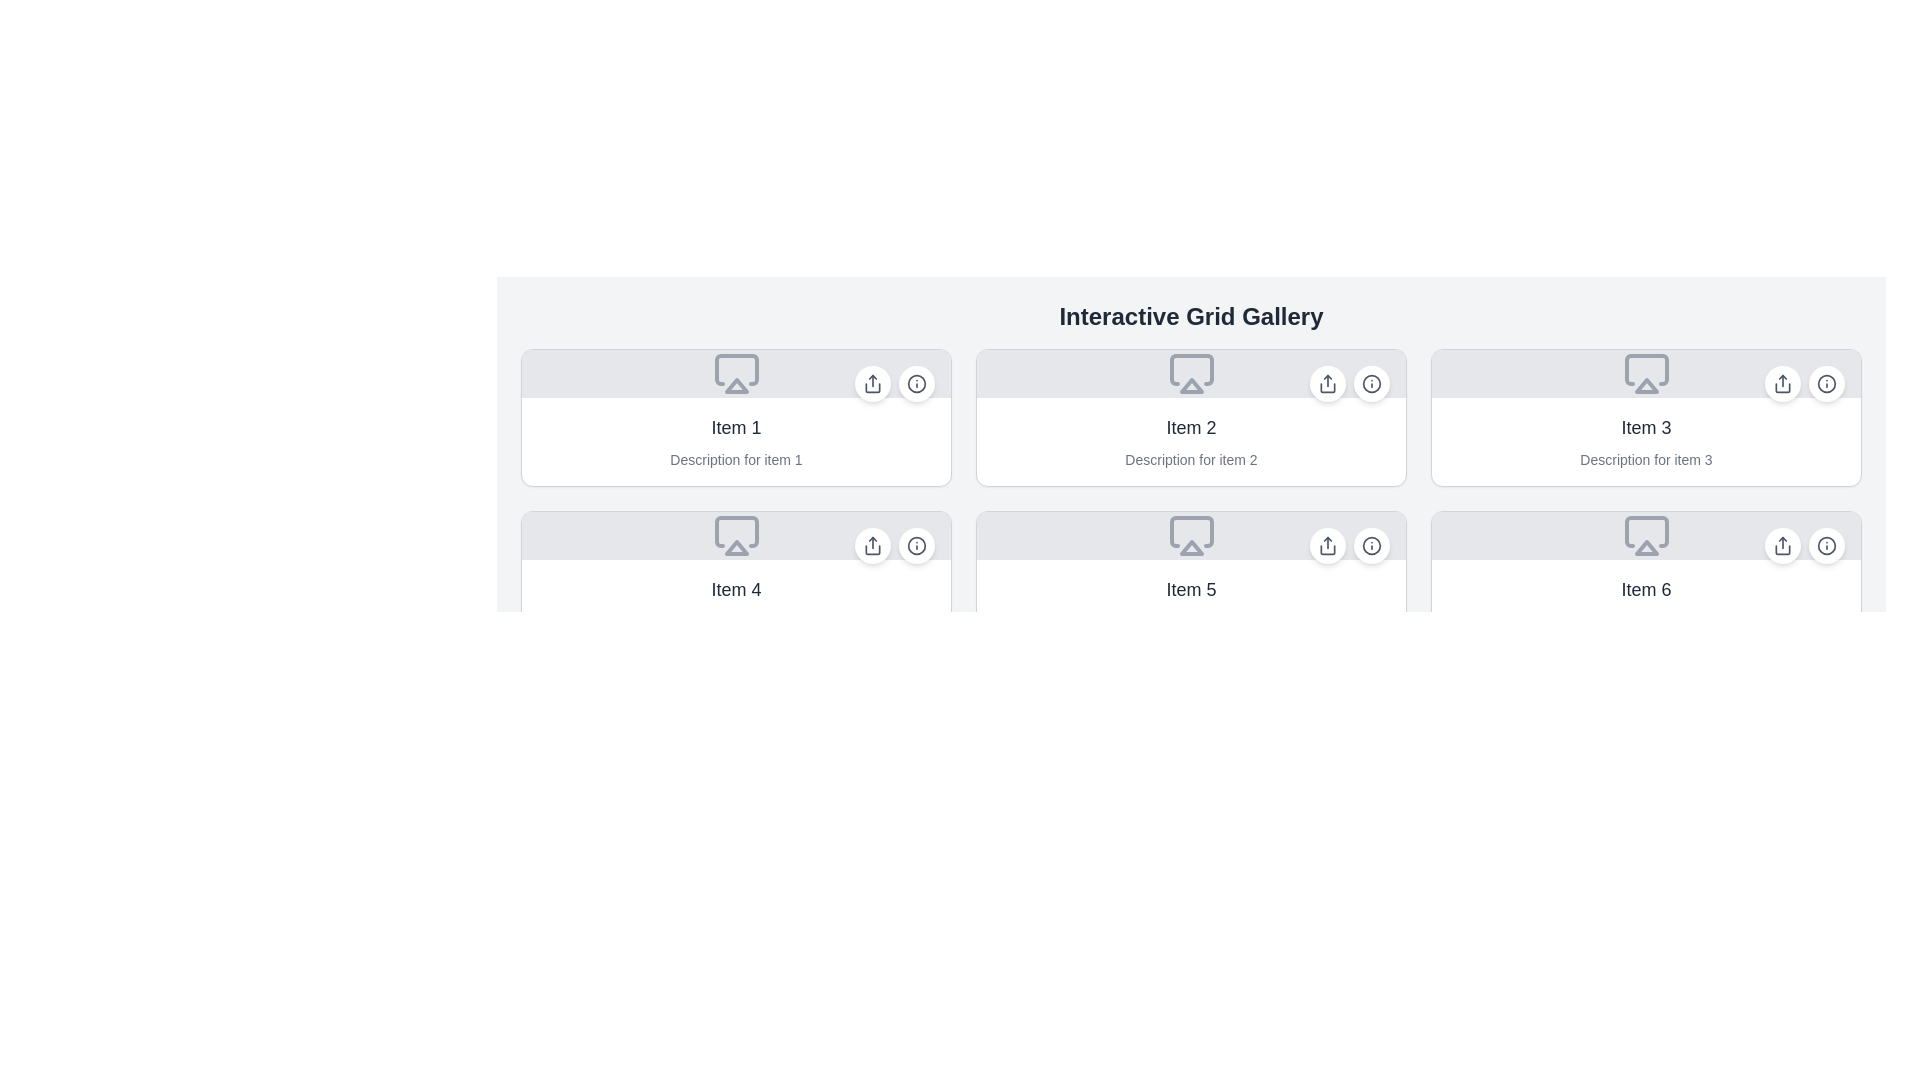 This screenshot has height=1080, width=1920. I want to click on the semi-transparent overlay within the card labeled 'Item 6' in the grid layout, so click(1646, 579).